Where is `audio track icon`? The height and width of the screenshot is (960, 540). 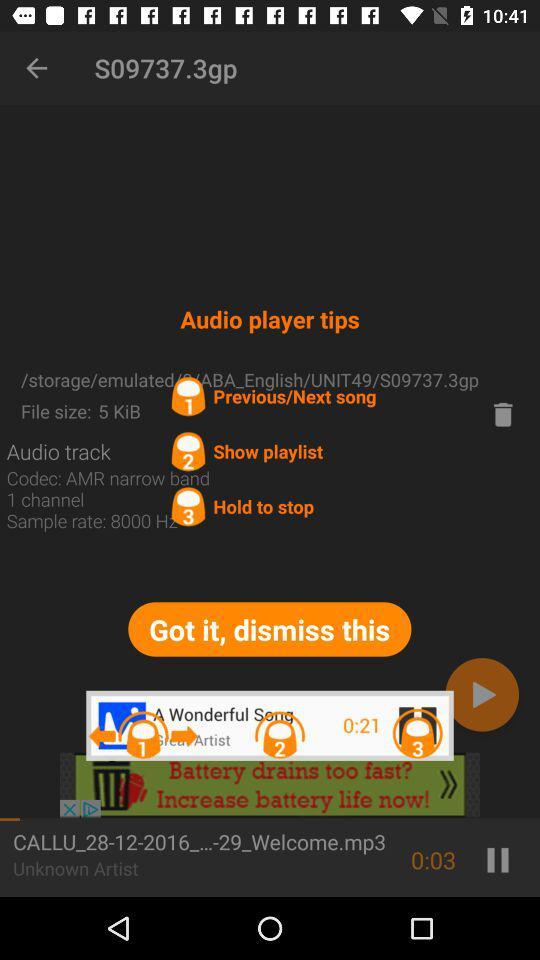
audio track icon is located at coordinates (58, 451).